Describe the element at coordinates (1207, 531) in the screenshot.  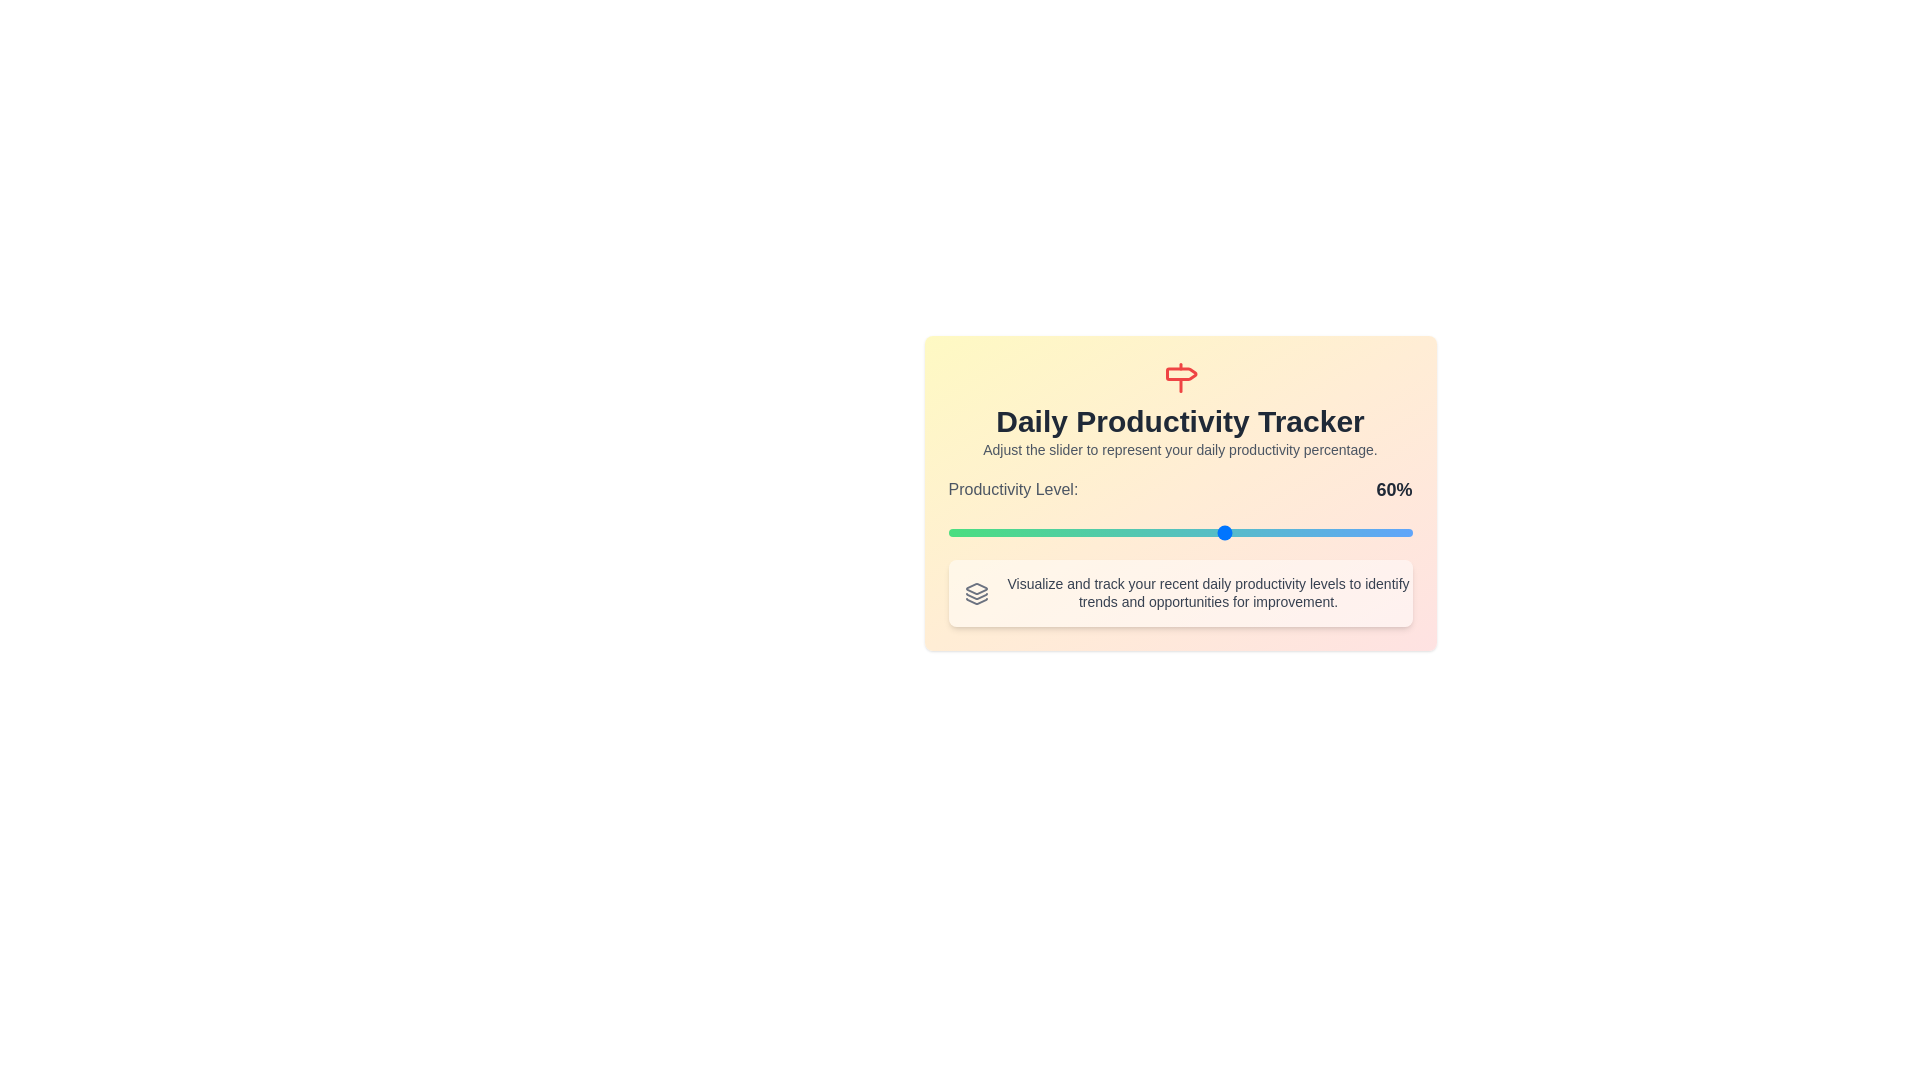
I see `the slider to set the productivity level to 56%` at that location.